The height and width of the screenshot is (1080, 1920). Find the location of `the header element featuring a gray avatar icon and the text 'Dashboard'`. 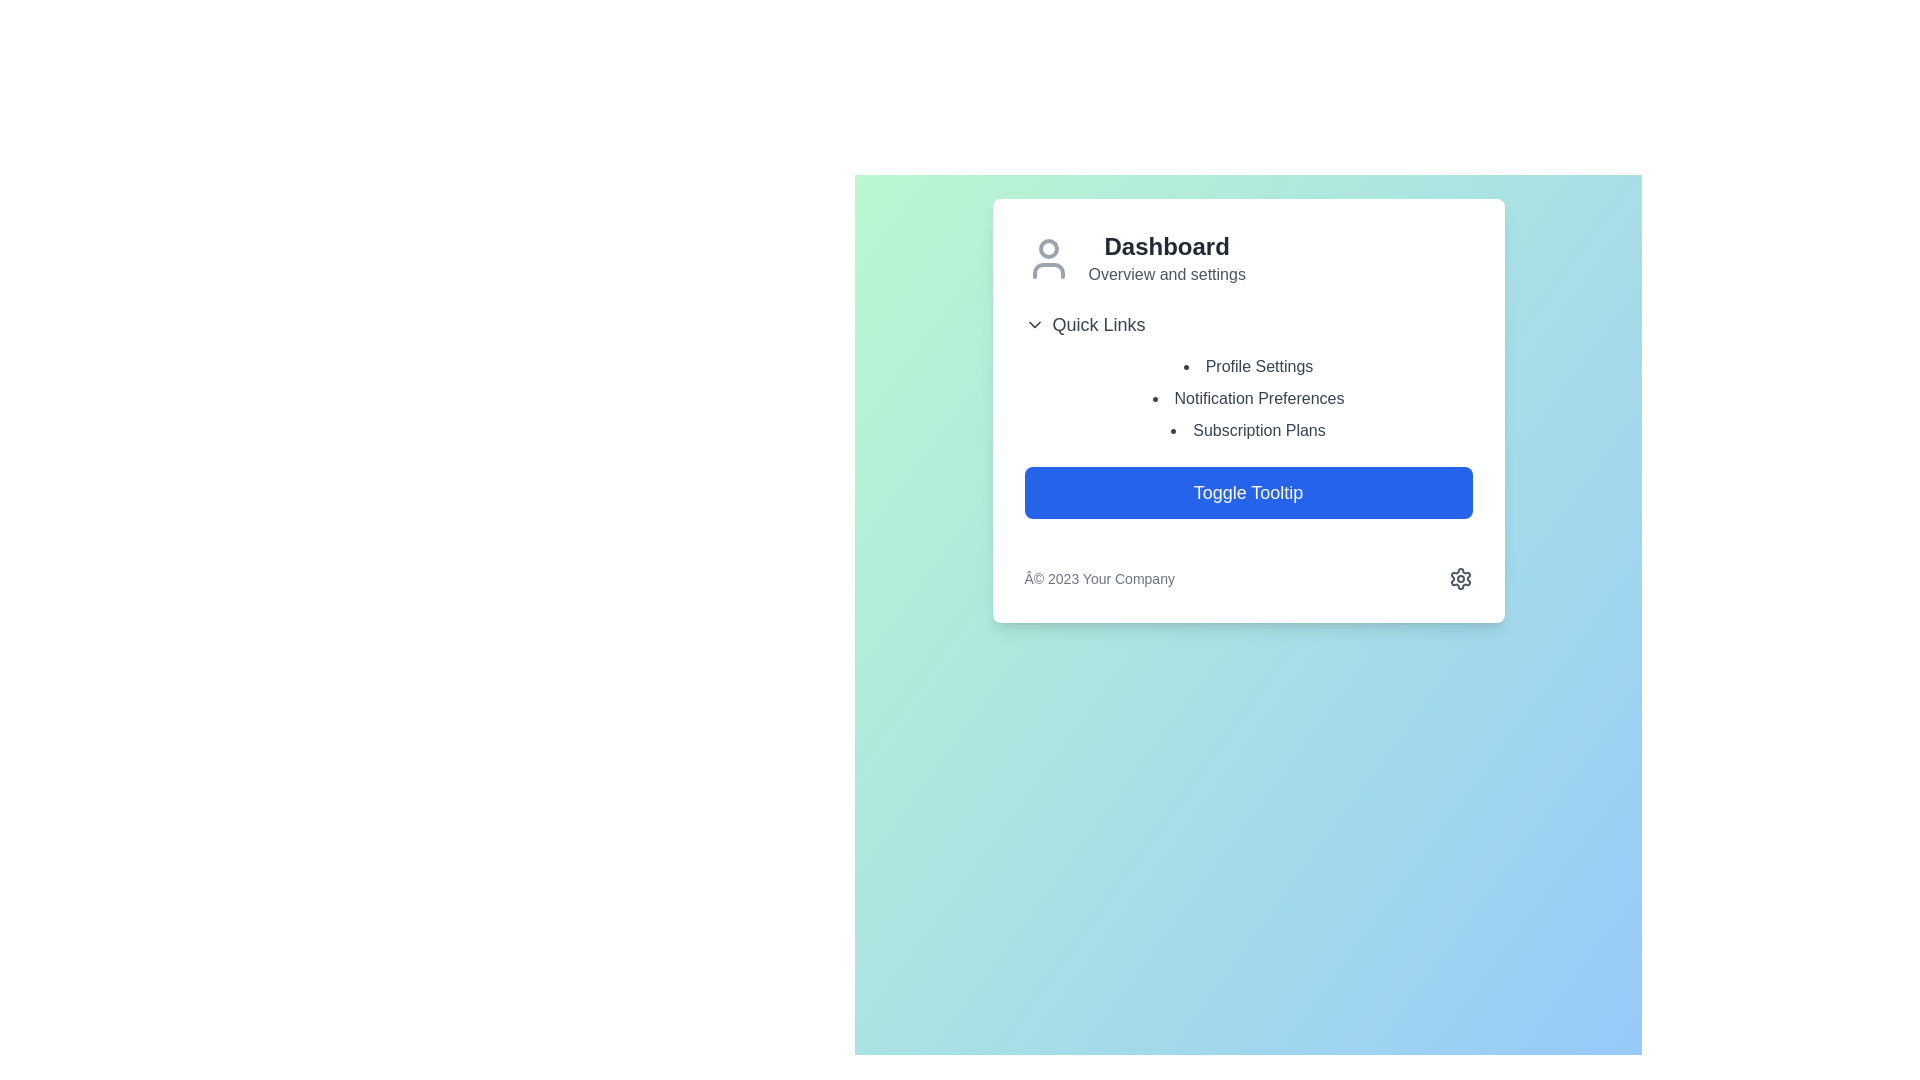

the header element featuring a gray avatar icon and the text 'Dashboard' is located at coordinates (1247, 257).